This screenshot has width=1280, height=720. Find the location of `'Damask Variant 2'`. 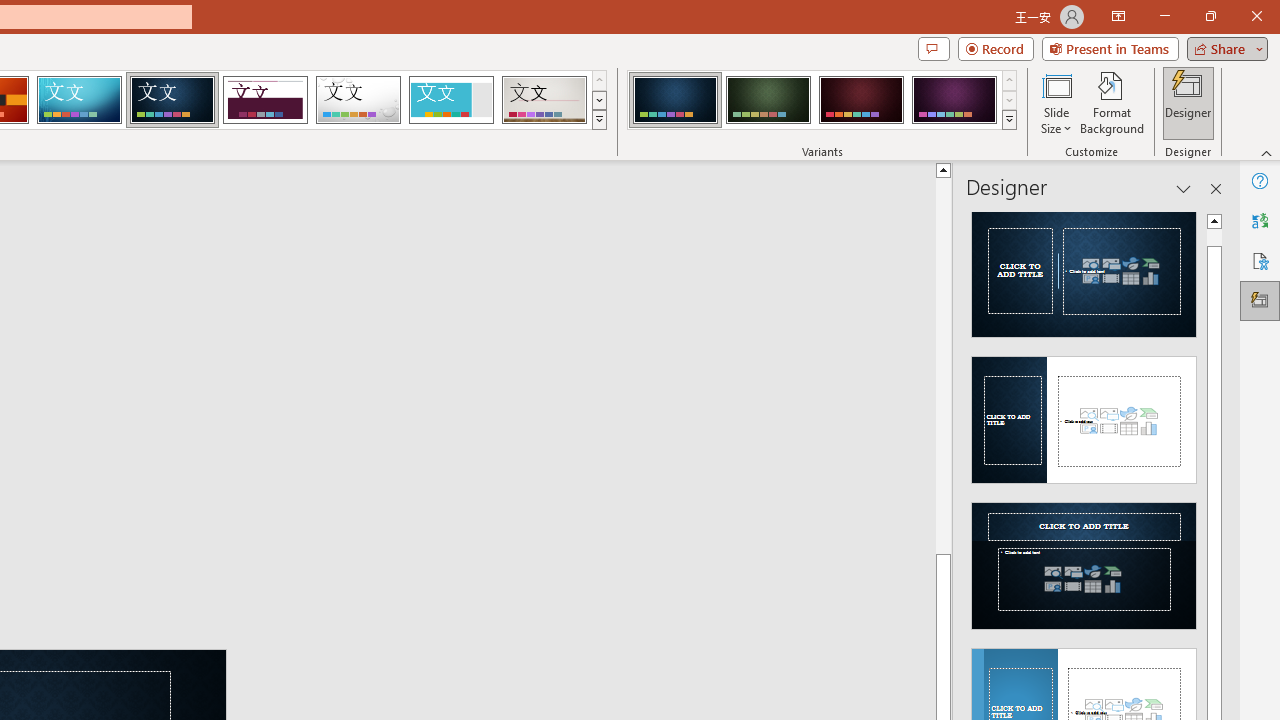

'Damask Variant 2' is located at coordinates (767, 100).